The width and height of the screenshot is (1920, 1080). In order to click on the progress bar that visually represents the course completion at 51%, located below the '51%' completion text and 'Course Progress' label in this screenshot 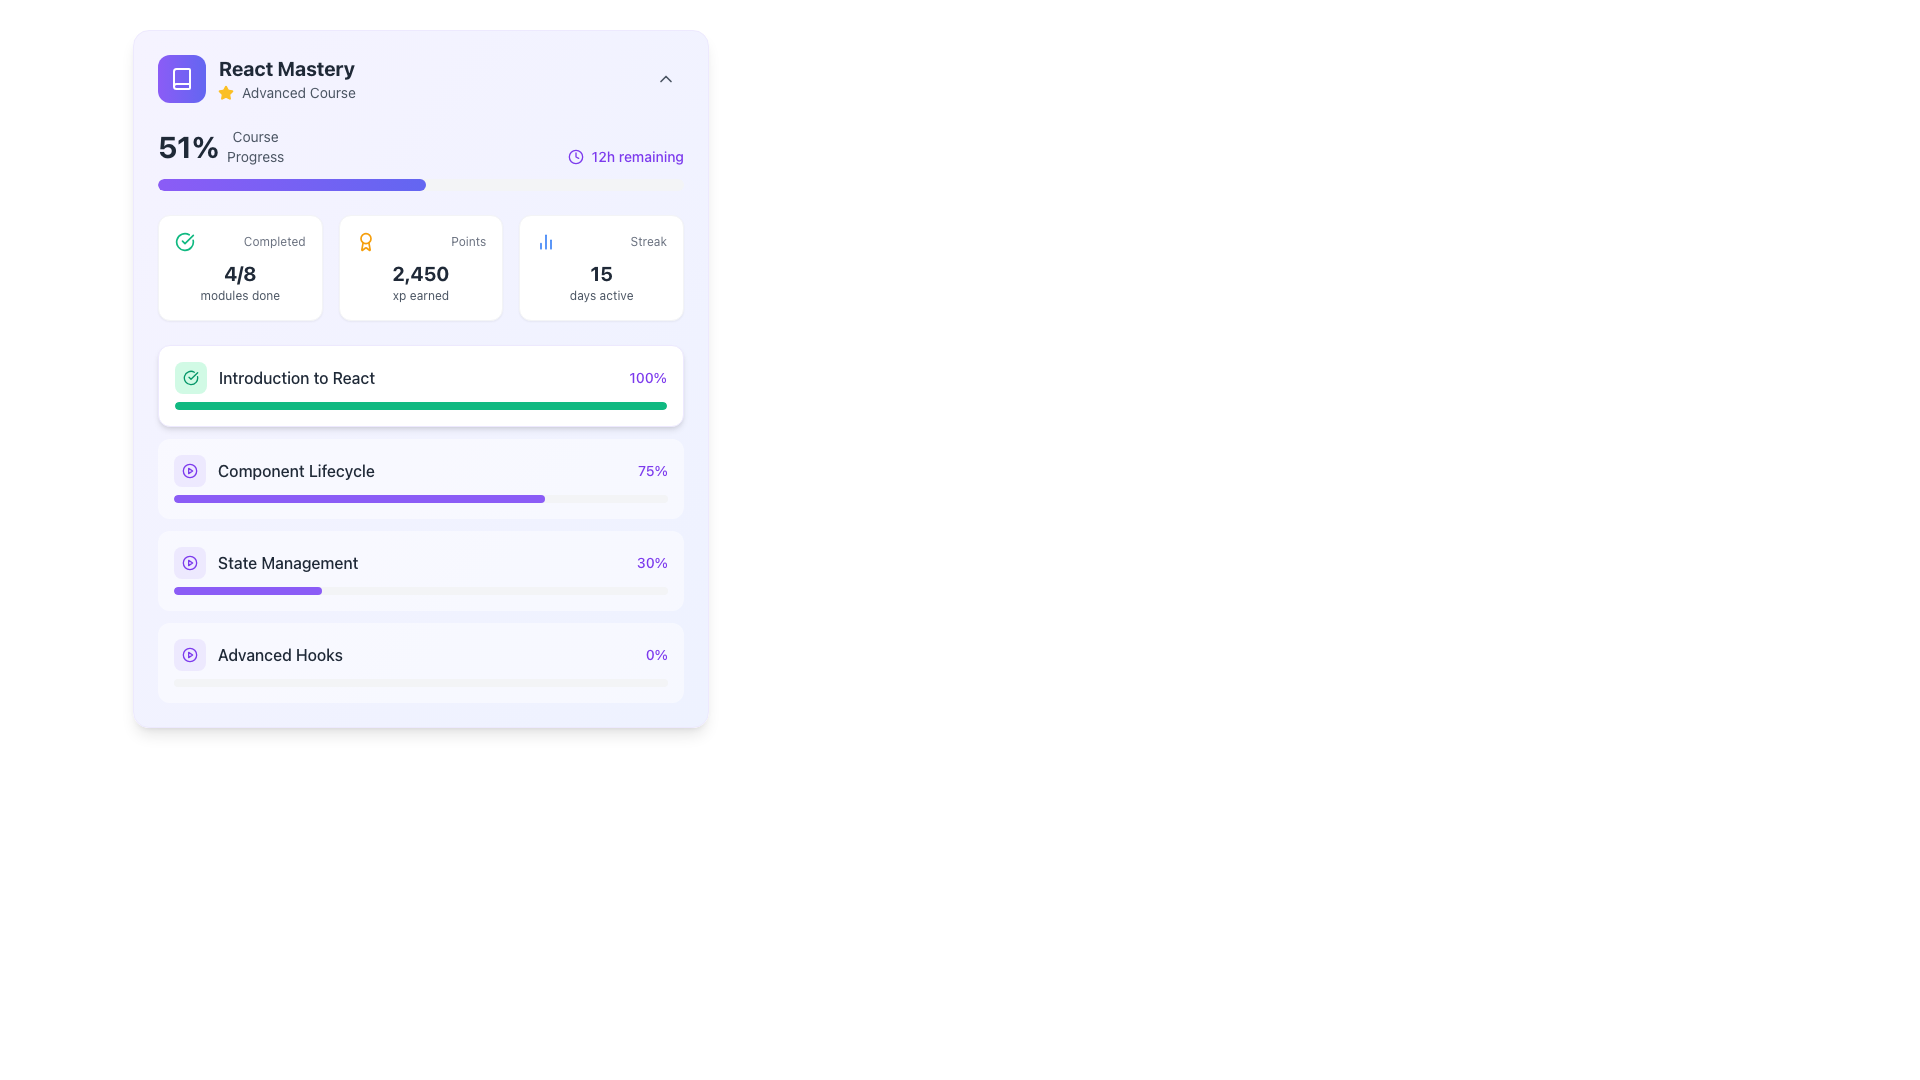, I will do `click(420, 185)`.